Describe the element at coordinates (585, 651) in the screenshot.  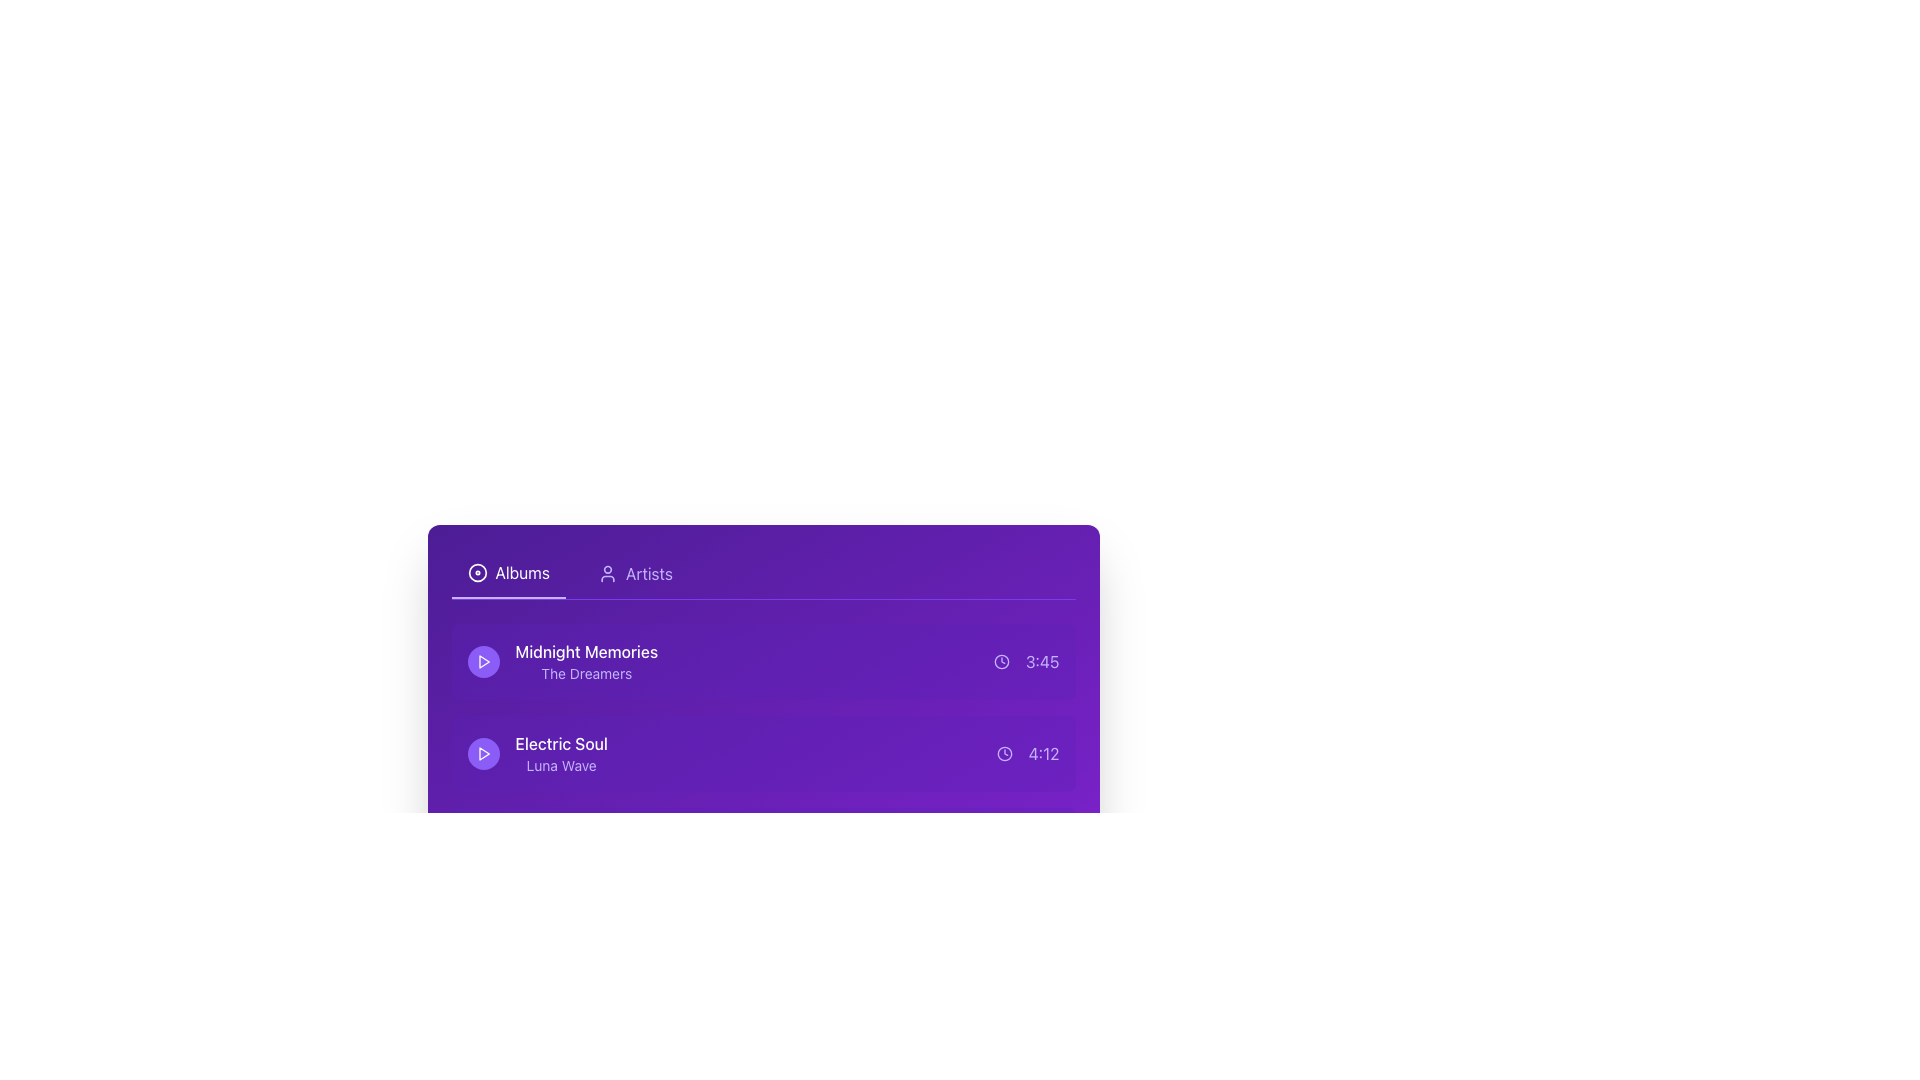
I see `the primary title text label for the music track, which is centrally aligned above the text 'The Dreamers' in the music track list` at that location.